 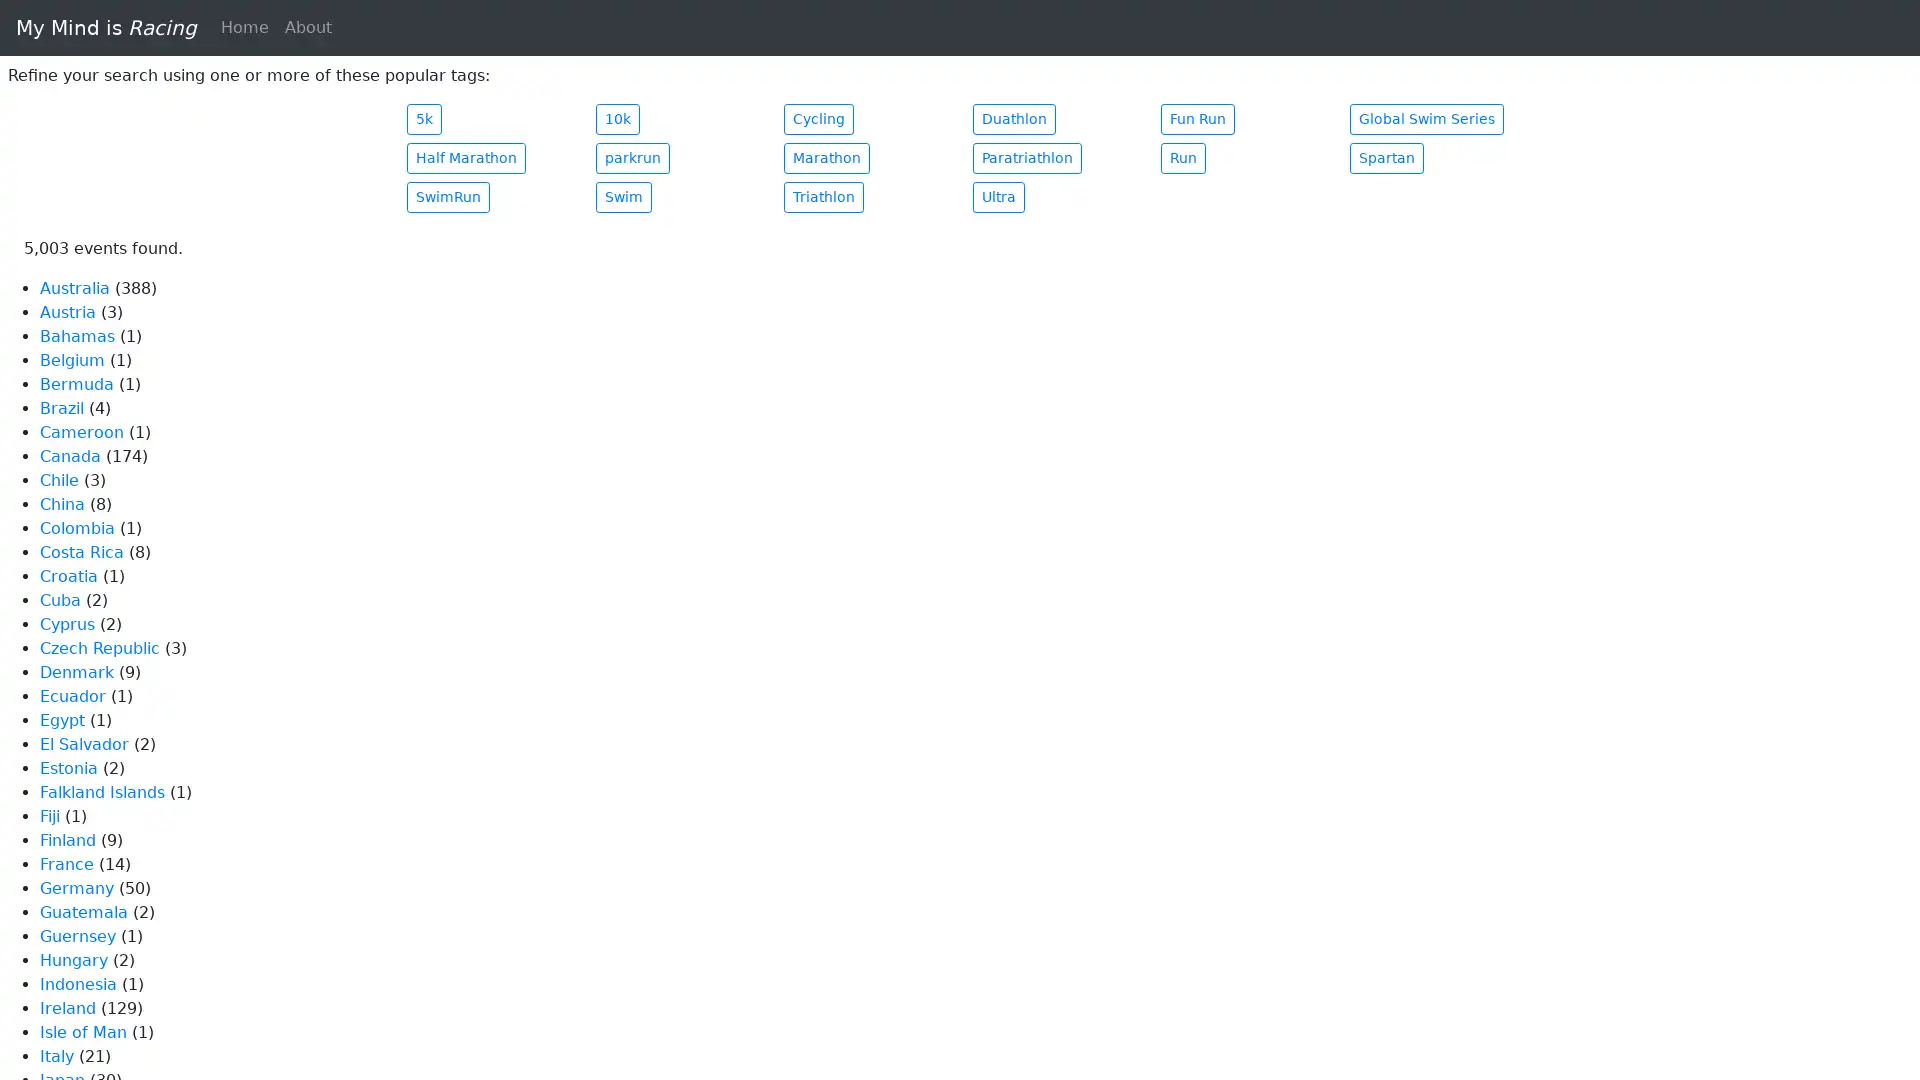 I want to click on 5k, so click(x=423, y=119).